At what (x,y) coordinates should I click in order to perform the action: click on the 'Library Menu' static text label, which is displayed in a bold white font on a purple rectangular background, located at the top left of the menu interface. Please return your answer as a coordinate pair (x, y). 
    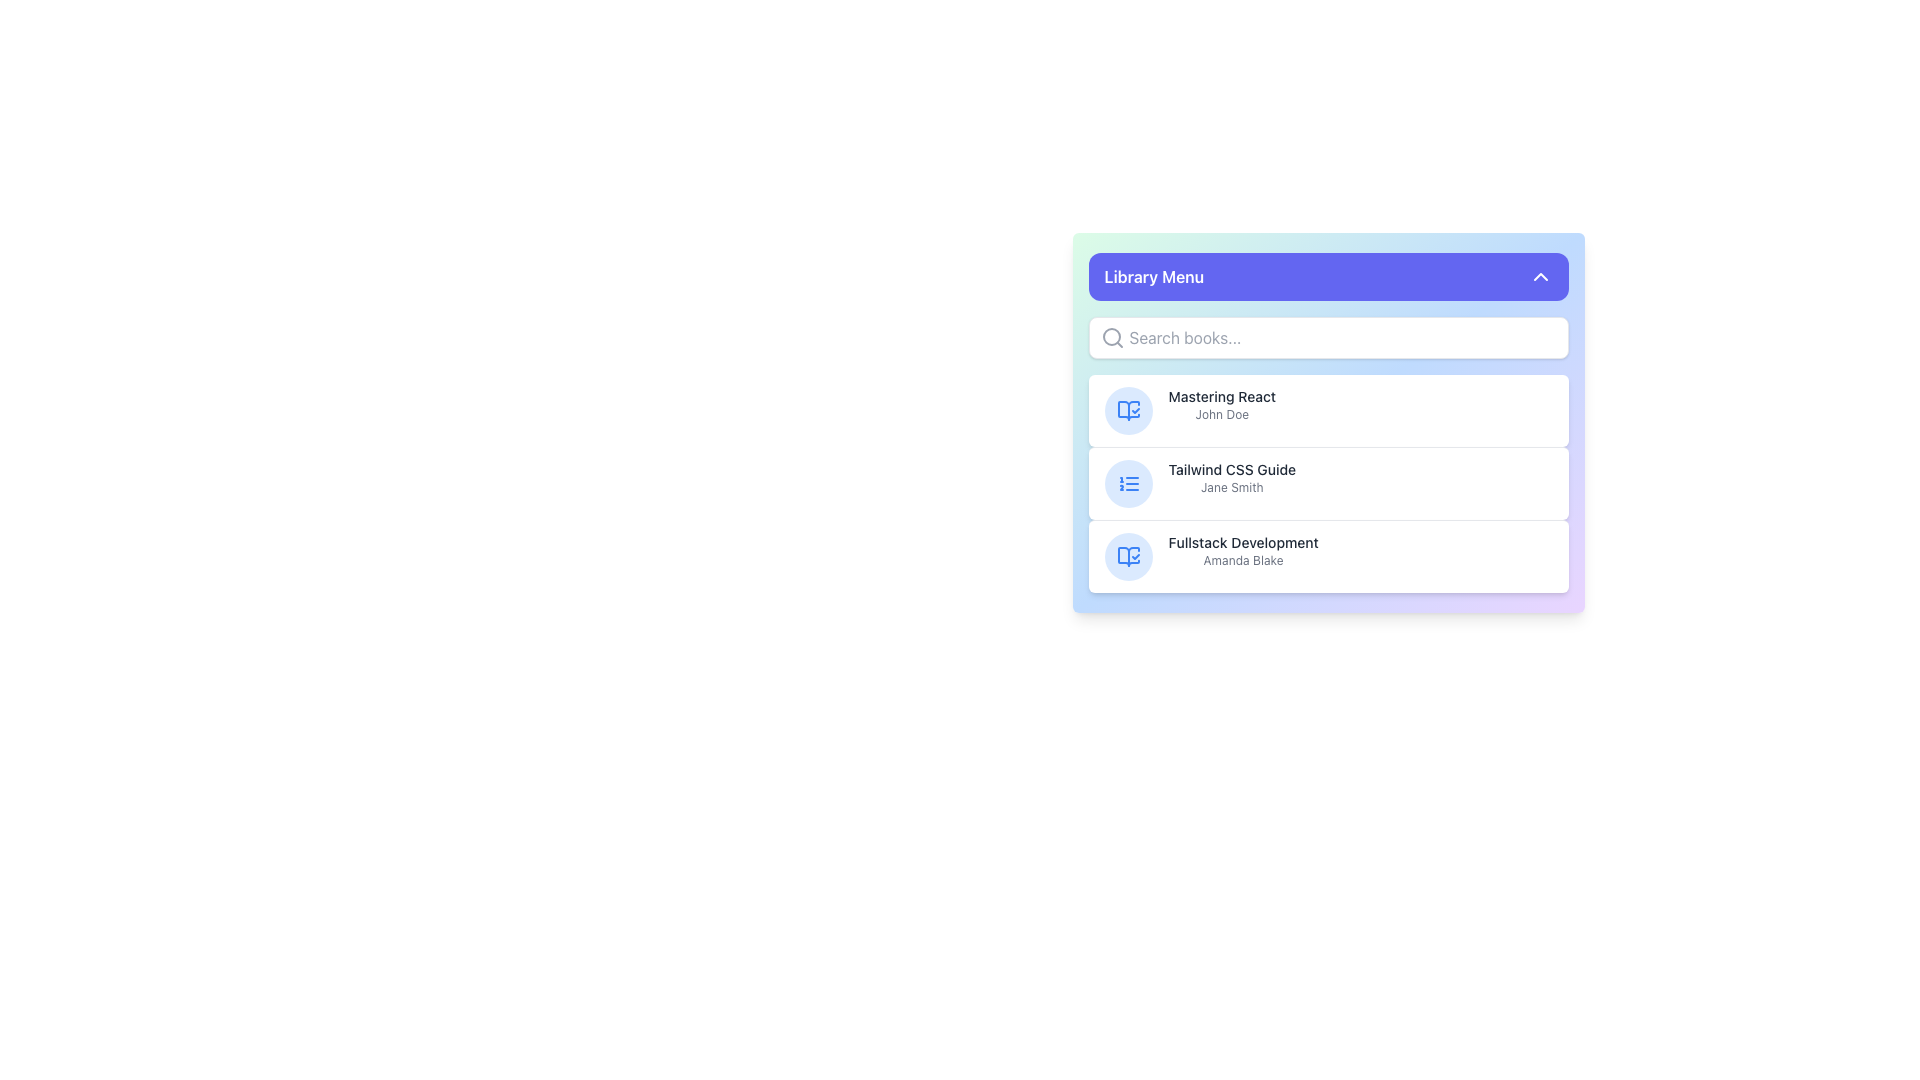
    Looking at the image, I should click on (1154, 277).